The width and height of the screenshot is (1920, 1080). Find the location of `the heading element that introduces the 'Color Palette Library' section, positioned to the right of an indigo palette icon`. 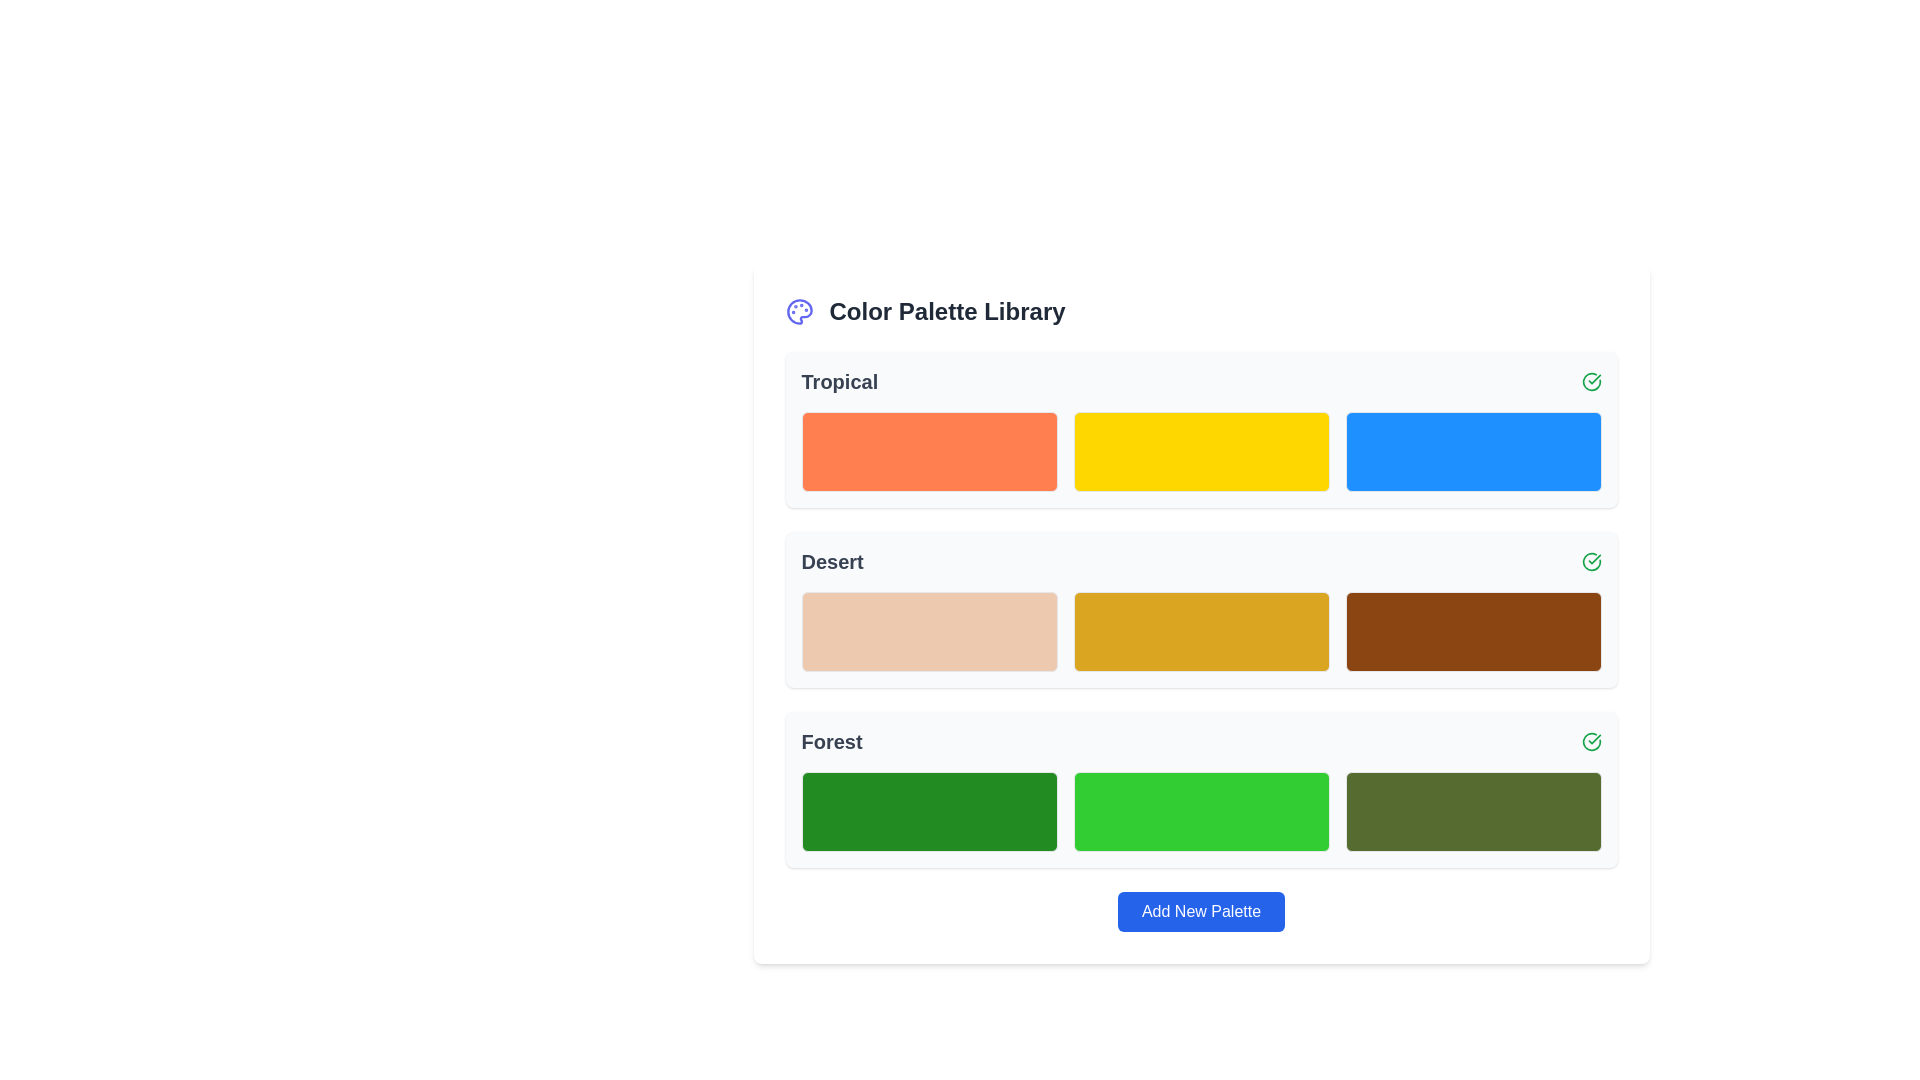

the heading element that introduces the 'Color Palette Library' section, positioned to the right of an indigo palette icon is located at coordinates (946, 312).